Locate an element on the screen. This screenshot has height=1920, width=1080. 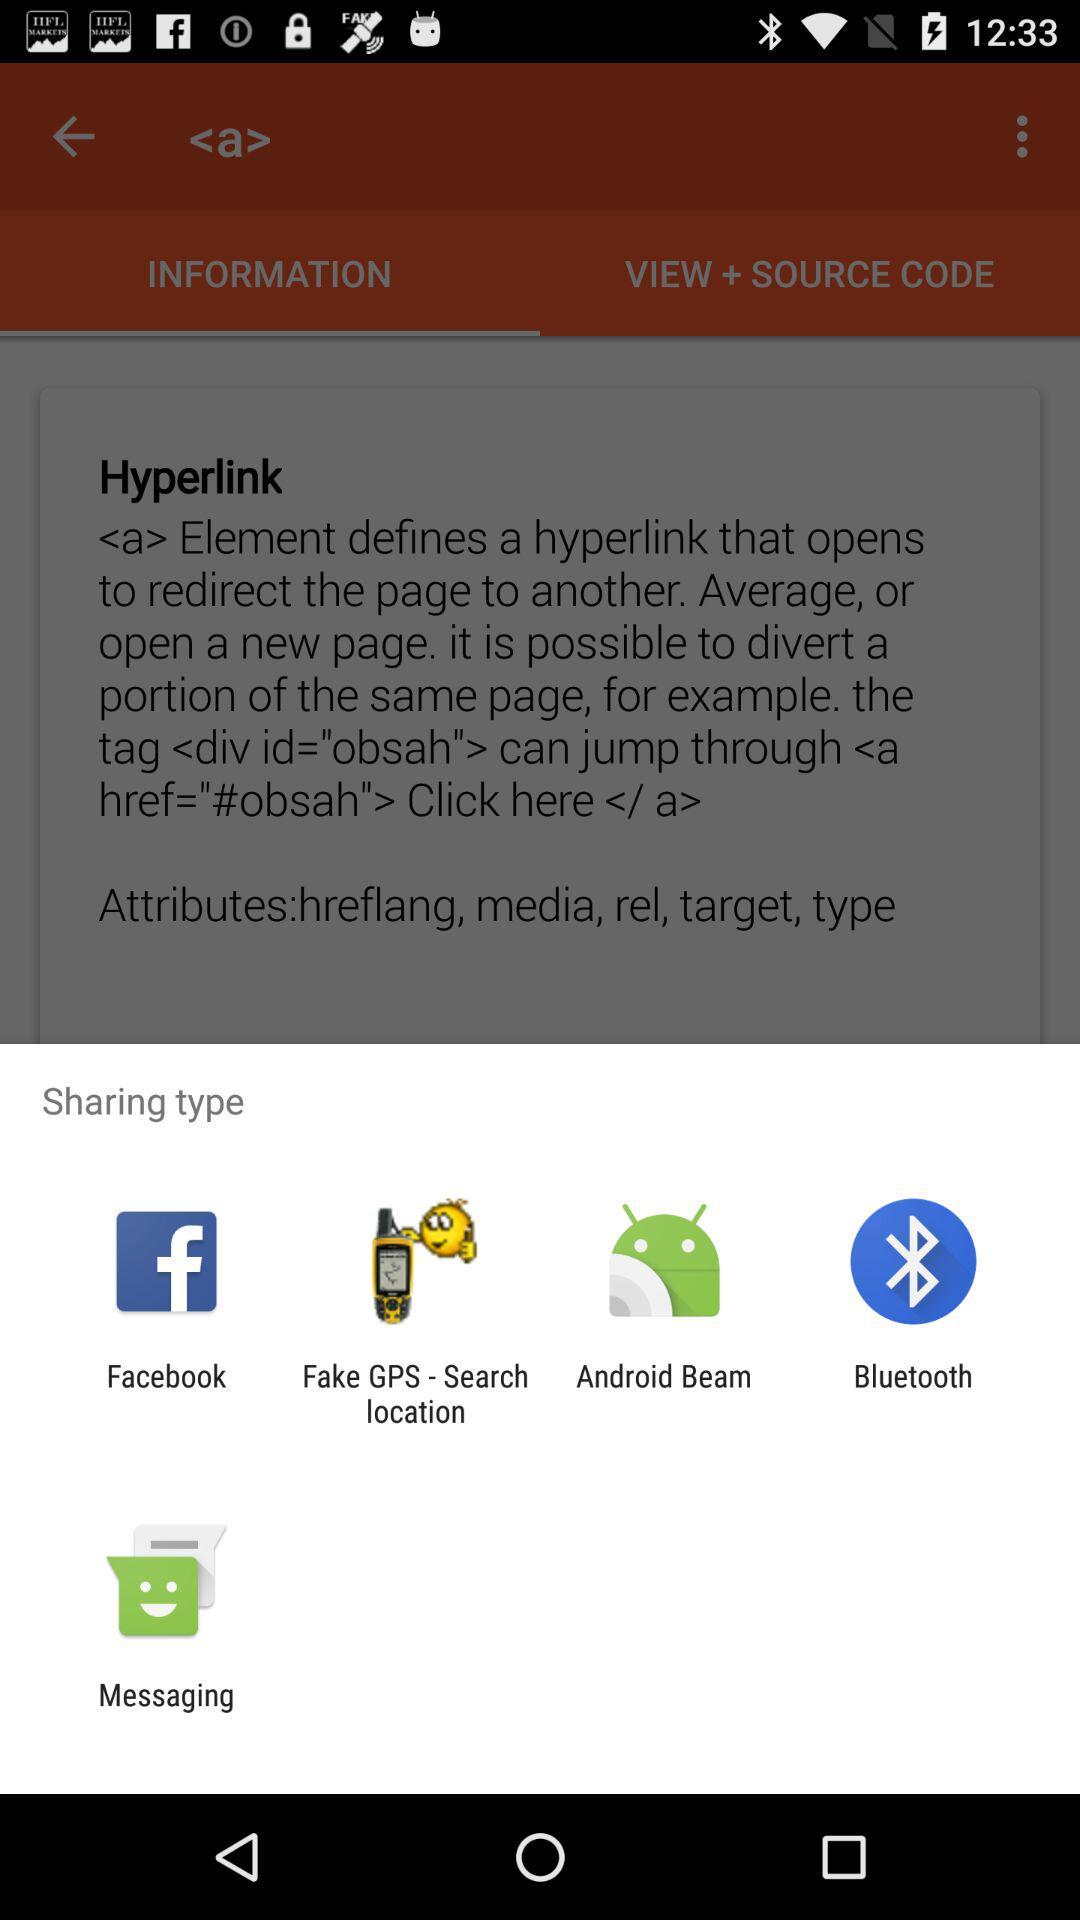
app to the left of the fake gps search app is located at coordinates (165, 1392).